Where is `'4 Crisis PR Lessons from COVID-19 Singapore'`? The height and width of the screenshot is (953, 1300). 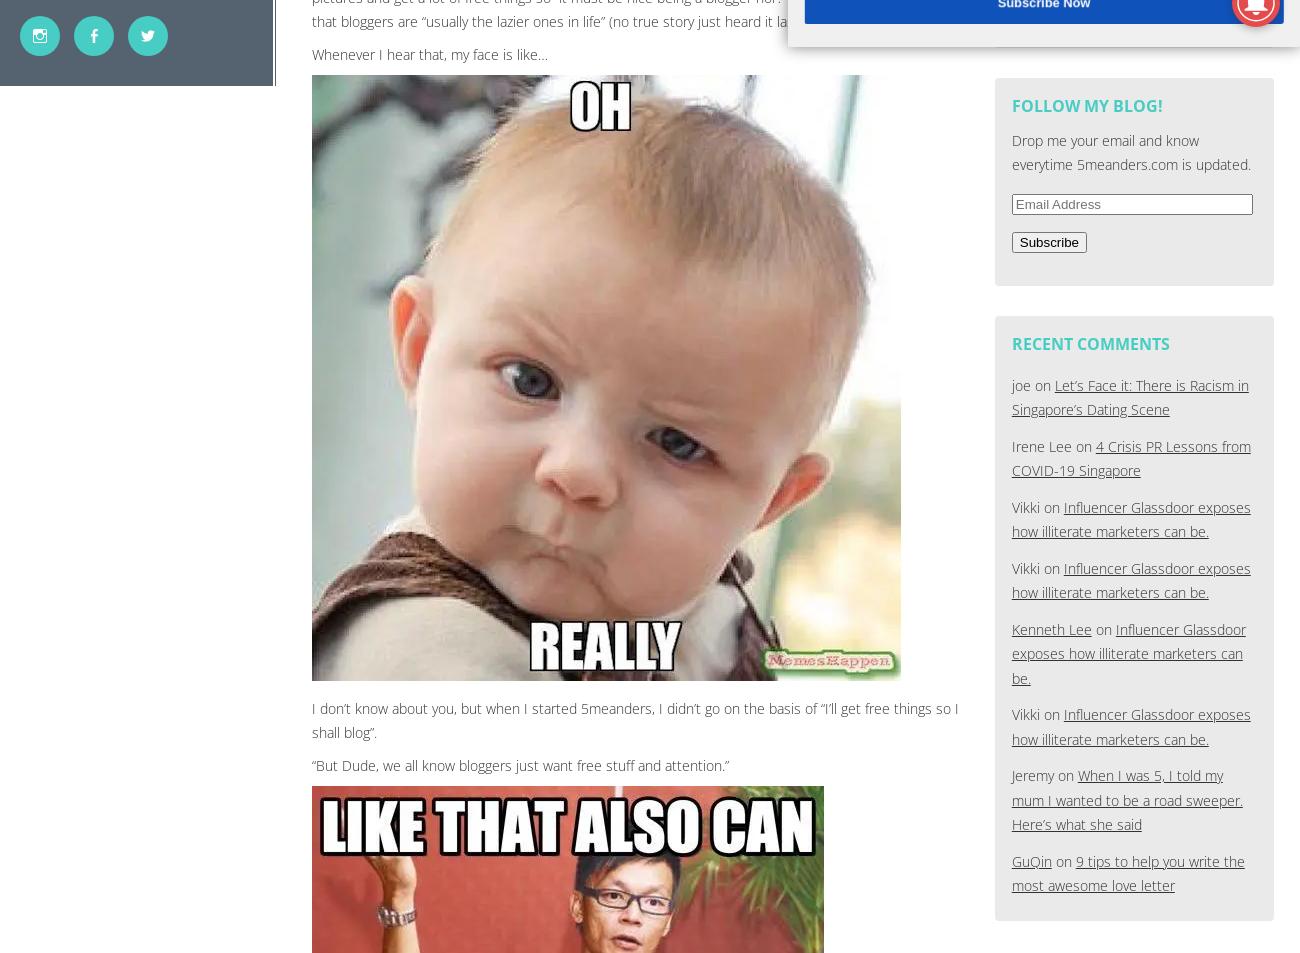
'4 Crisis PR Lessons from COVID-19 Singapore' is located at coordinates (1129, 457).